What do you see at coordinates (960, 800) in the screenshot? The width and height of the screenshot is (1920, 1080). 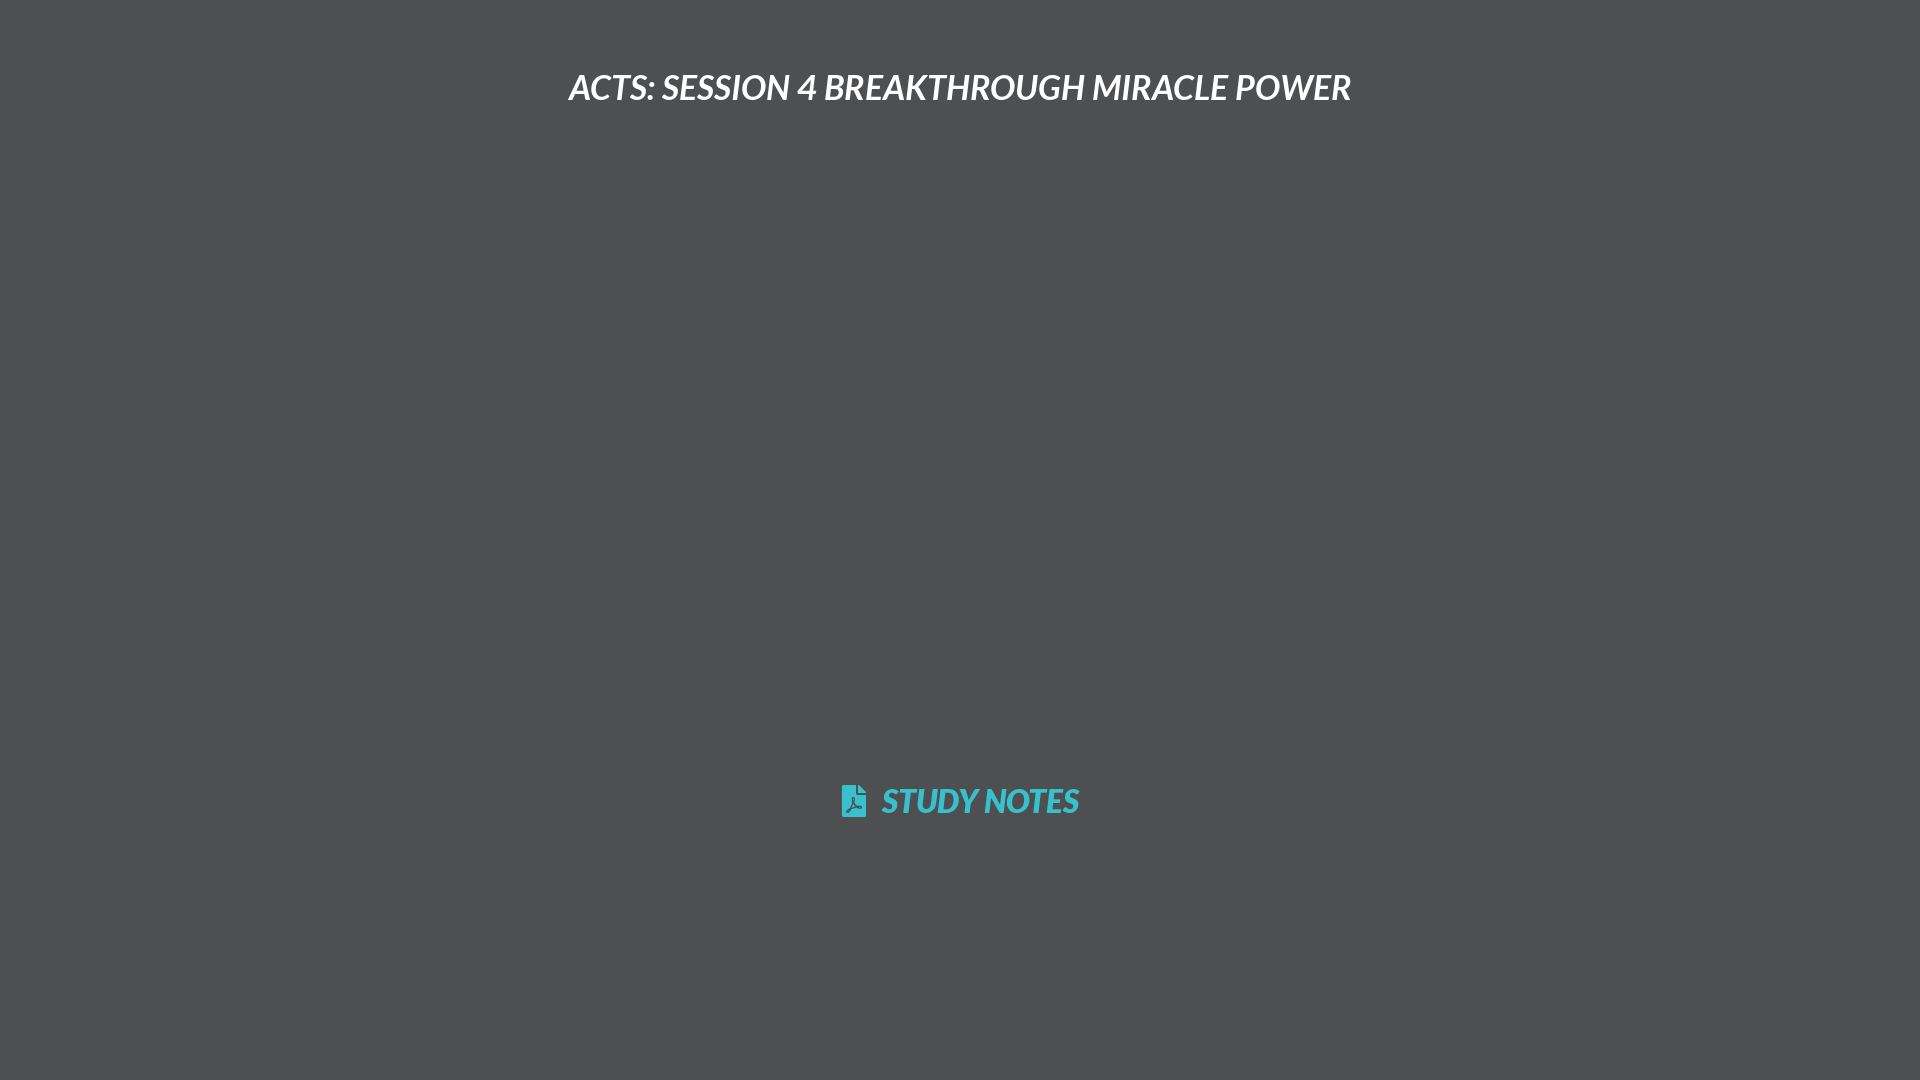 I see `'STUDY NOTES'` at bounding box center [960, 800].